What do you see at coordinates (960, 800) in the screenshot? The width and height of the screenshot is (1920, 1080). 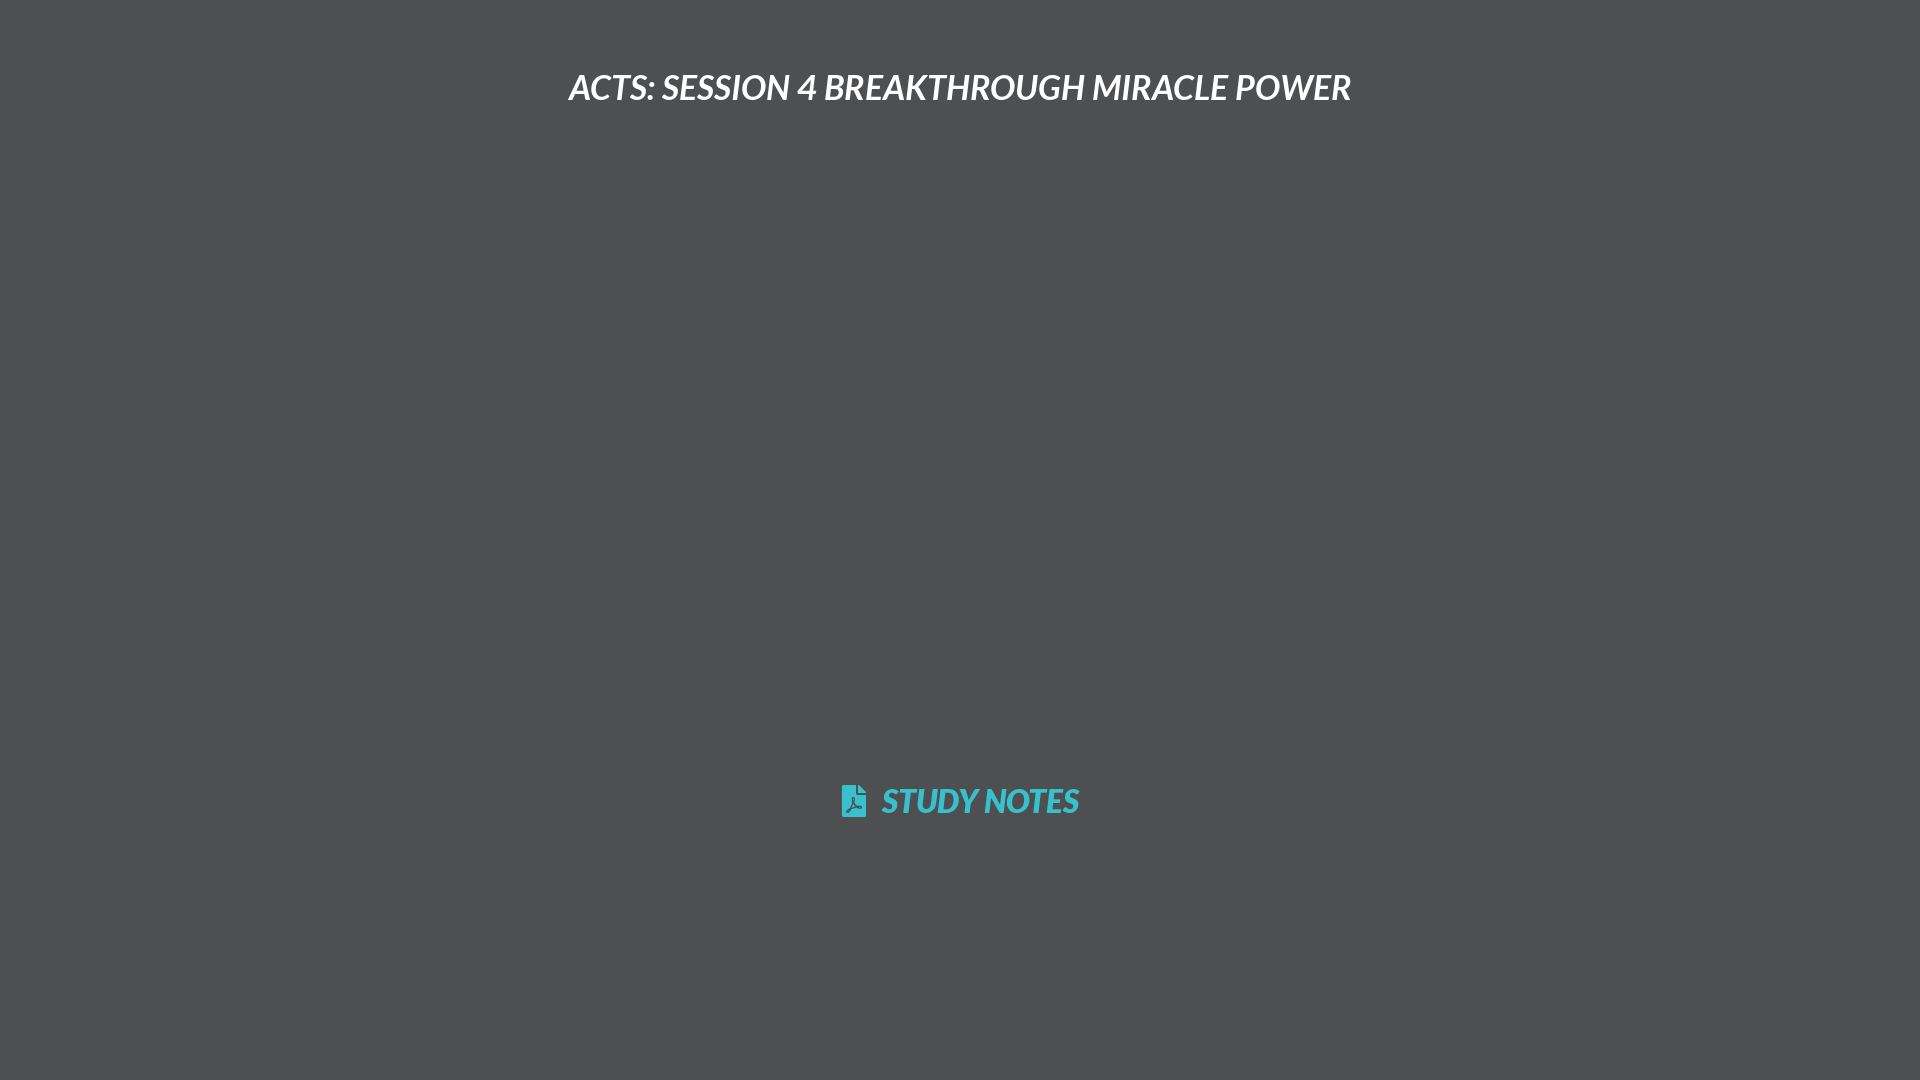 I see `'STUDY NOTES'` at bounding box center [960, 800].